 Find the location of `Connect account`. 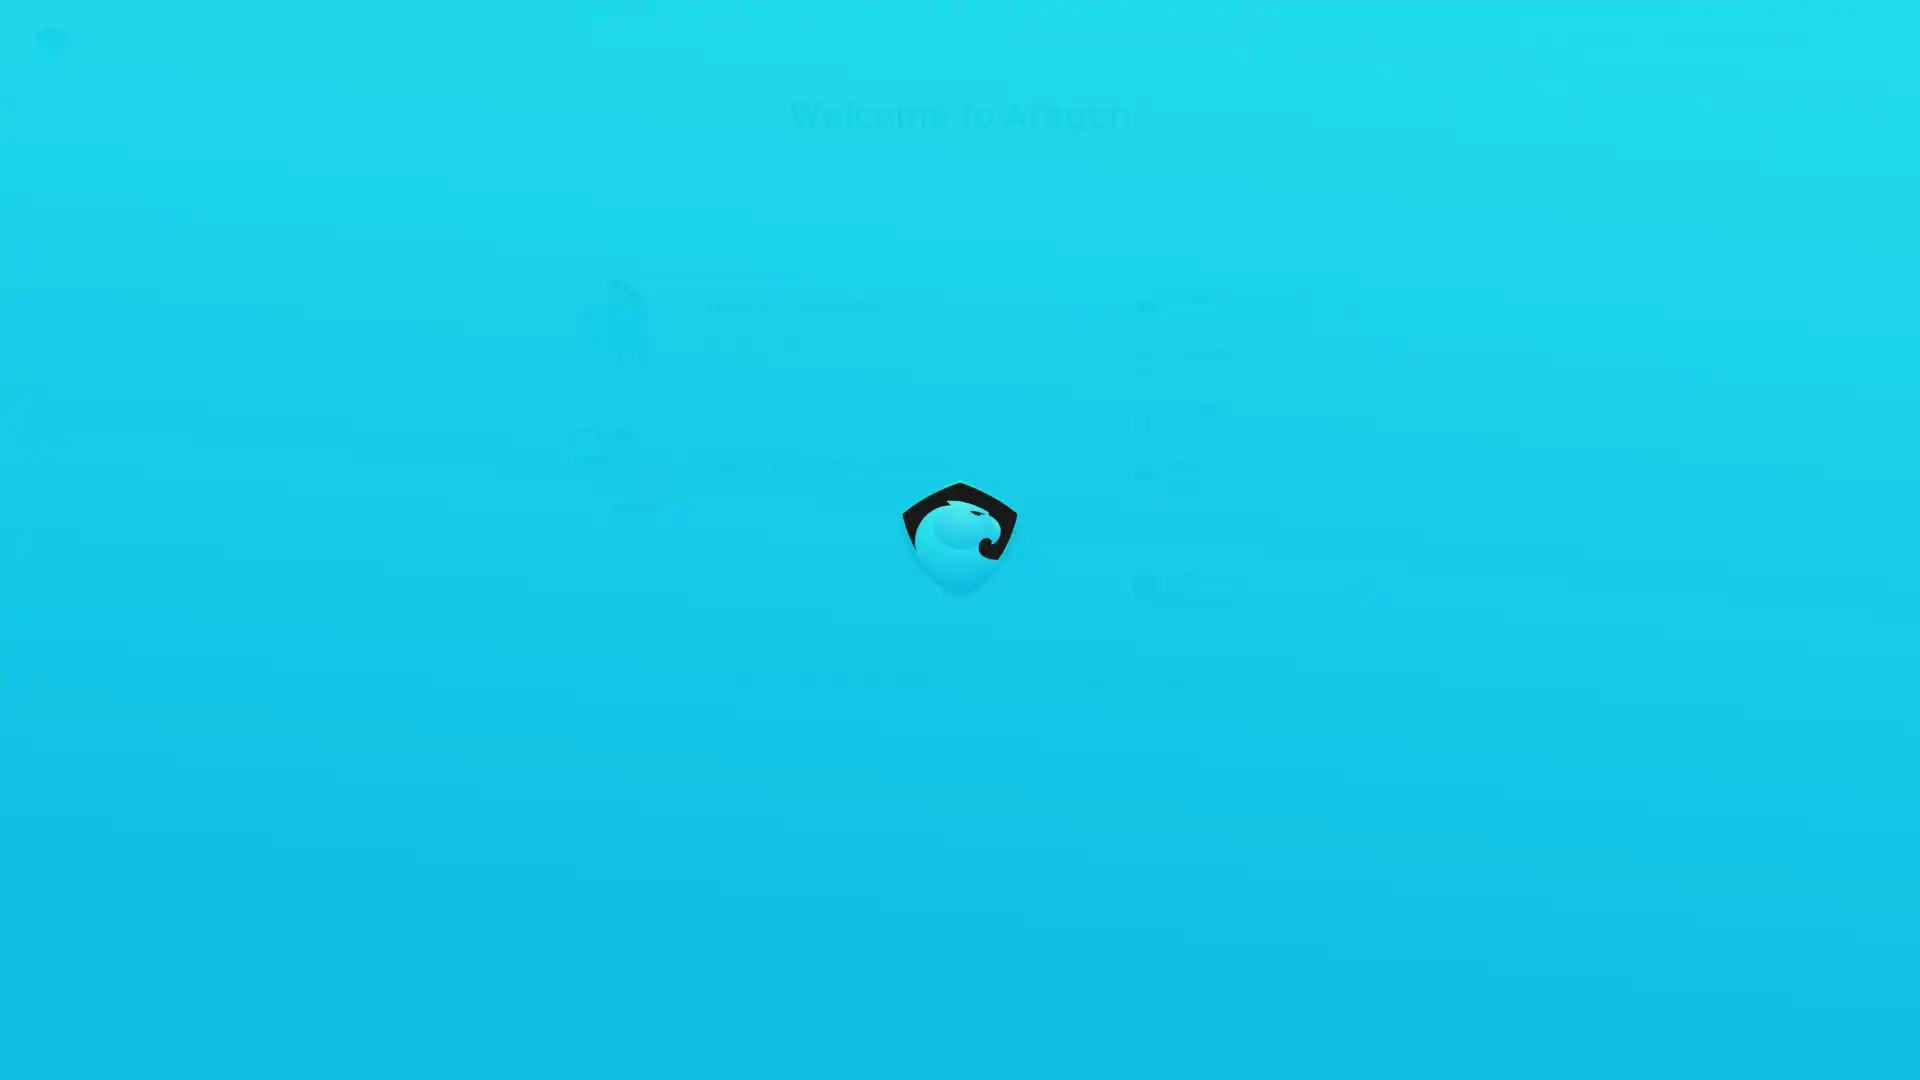

Connect account is located at coordinates (1750, 30).